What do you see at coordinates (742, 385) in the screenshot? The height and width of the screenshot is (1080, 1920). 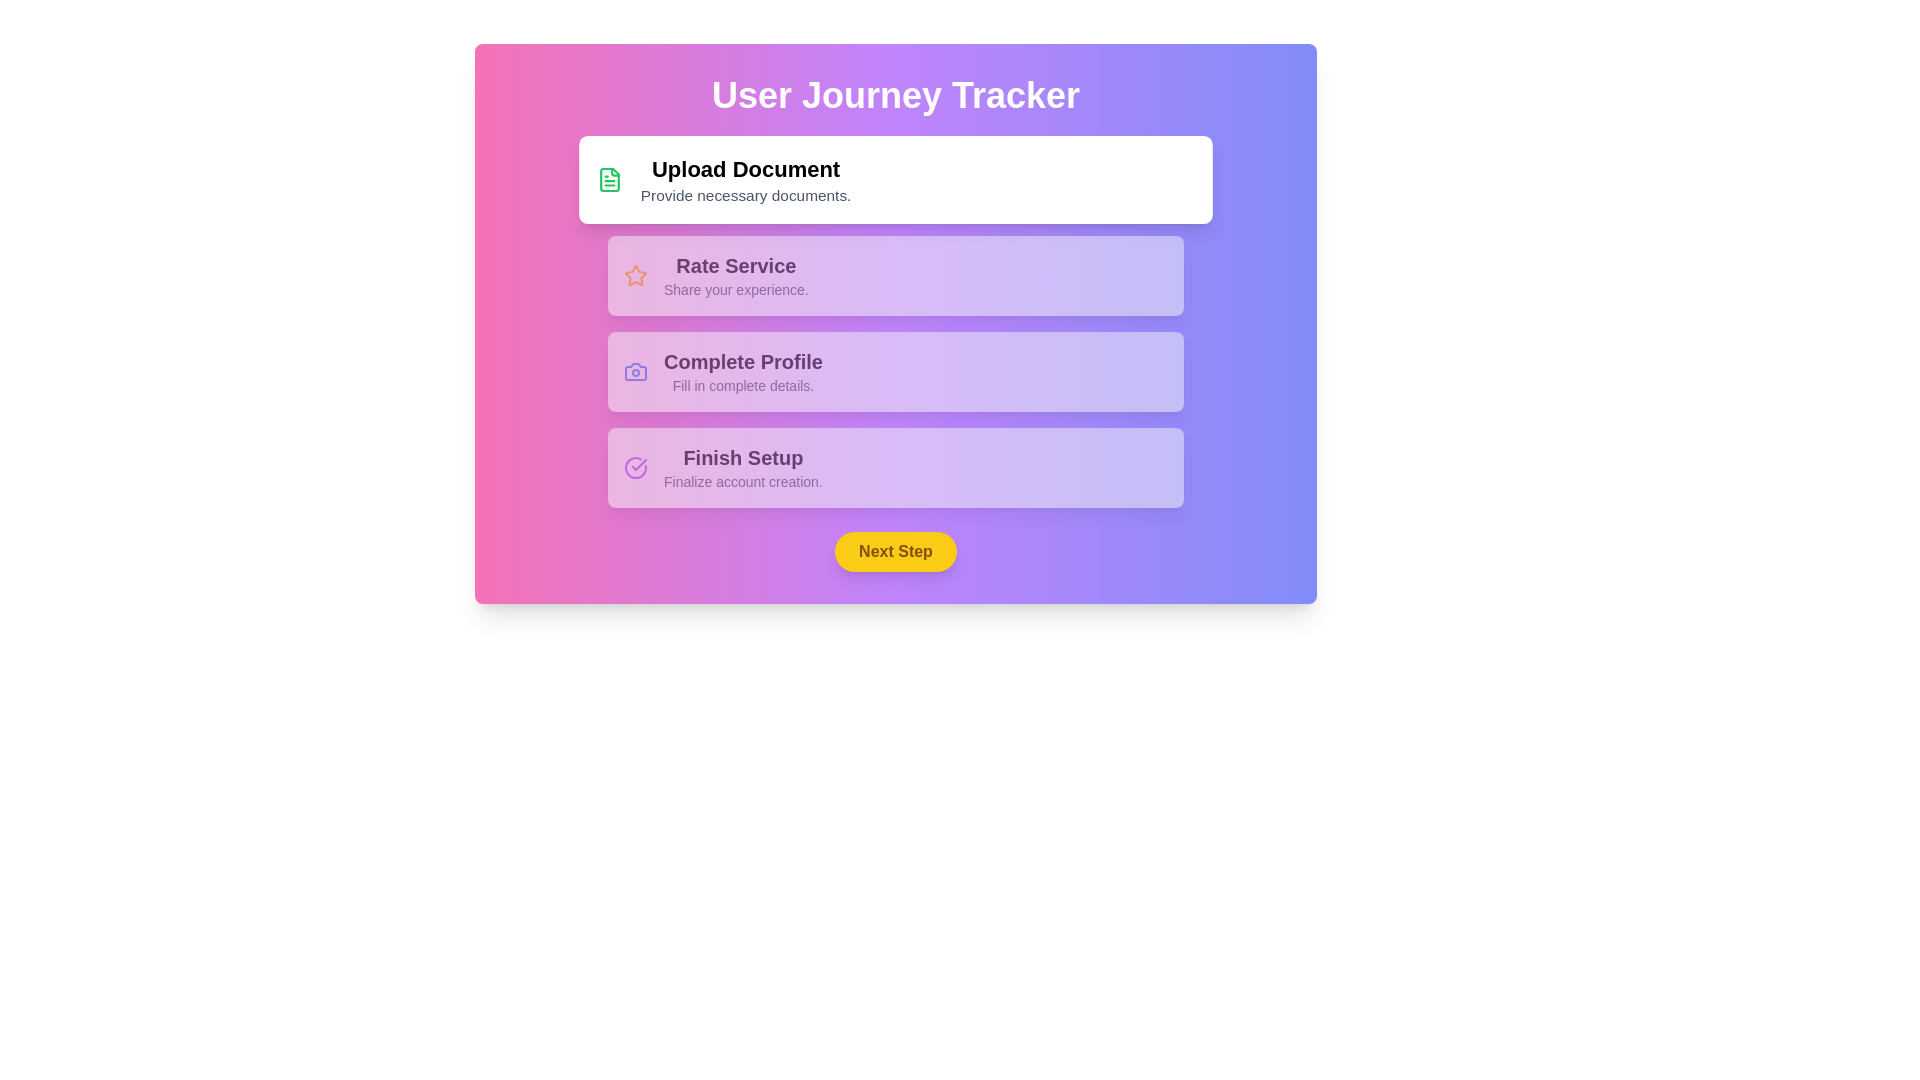 I see `the static text label that provides guidance for completing the profile, located below the 'Complete Profile' heading and above the 'Next Step' button` at bounding box center [742, 385].